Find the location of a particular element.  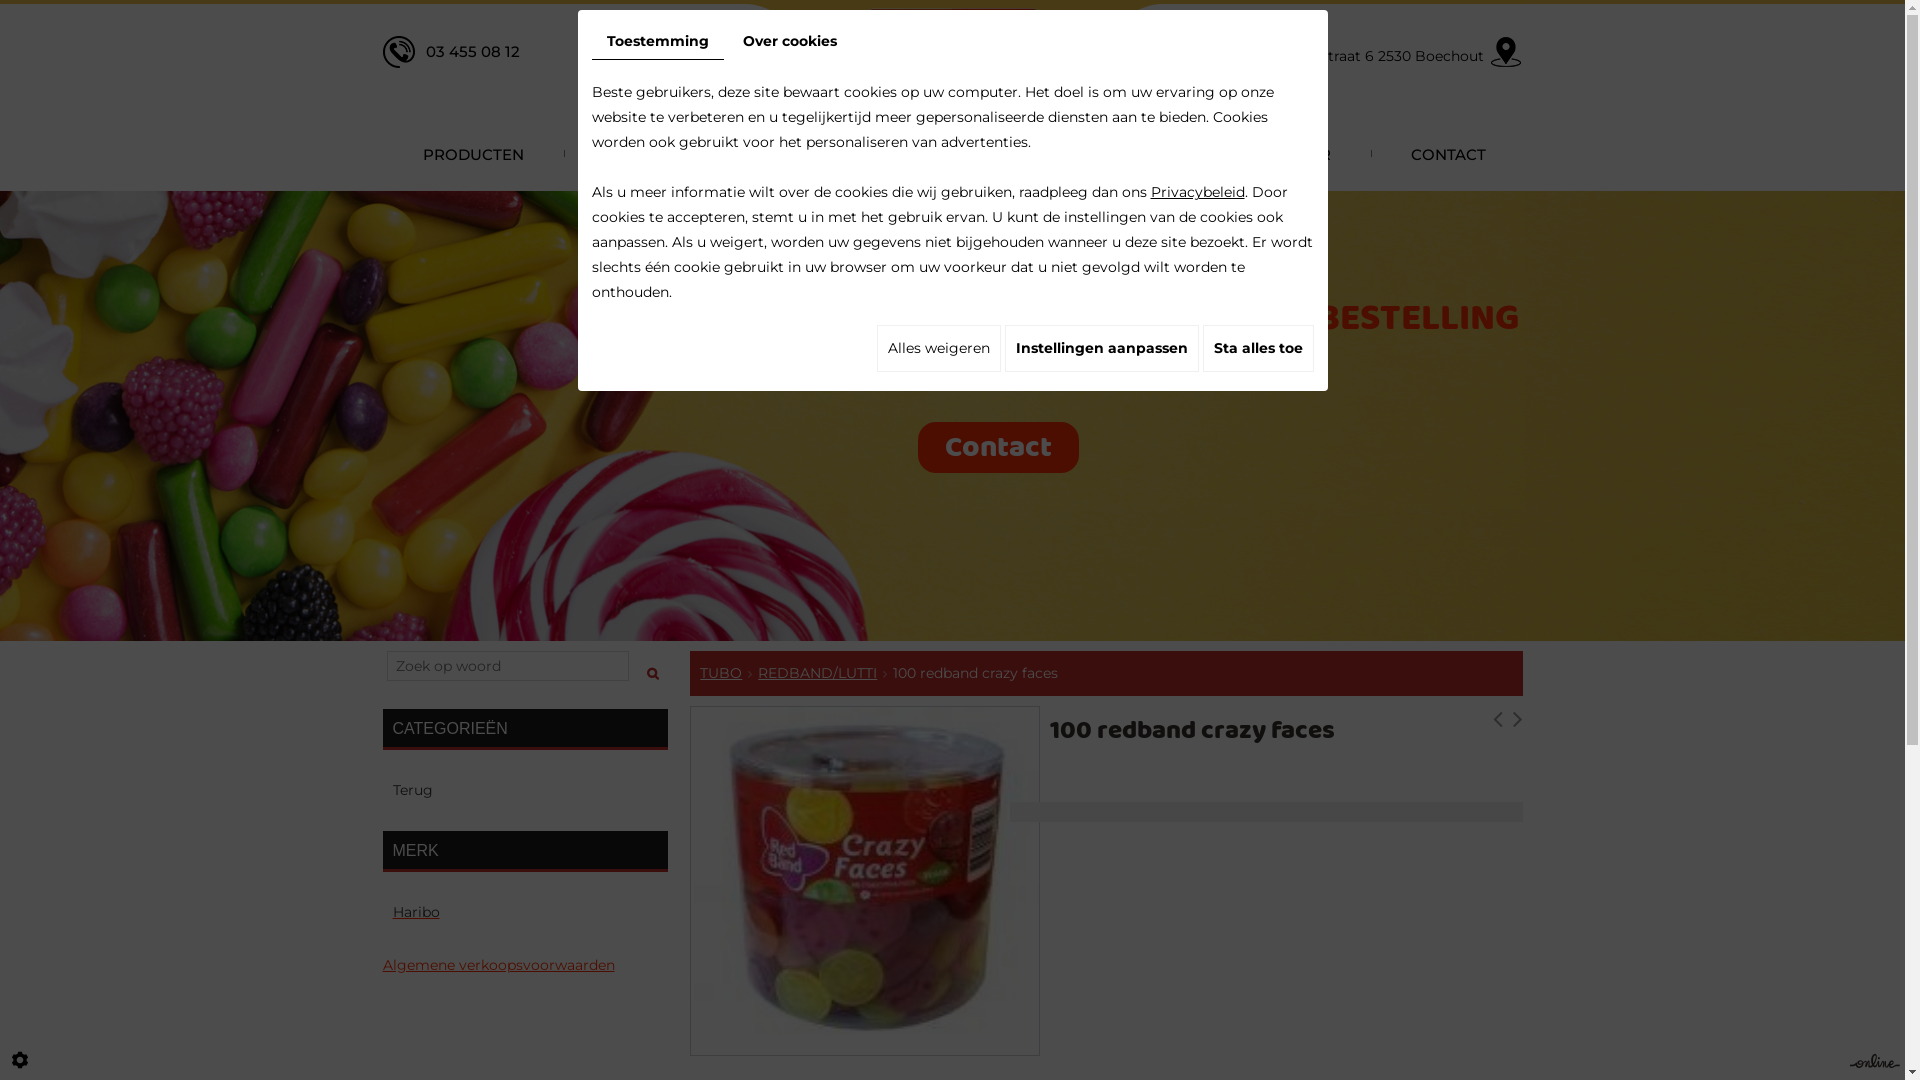

'Sta alles toe' is located at coordinates (1256, 347).